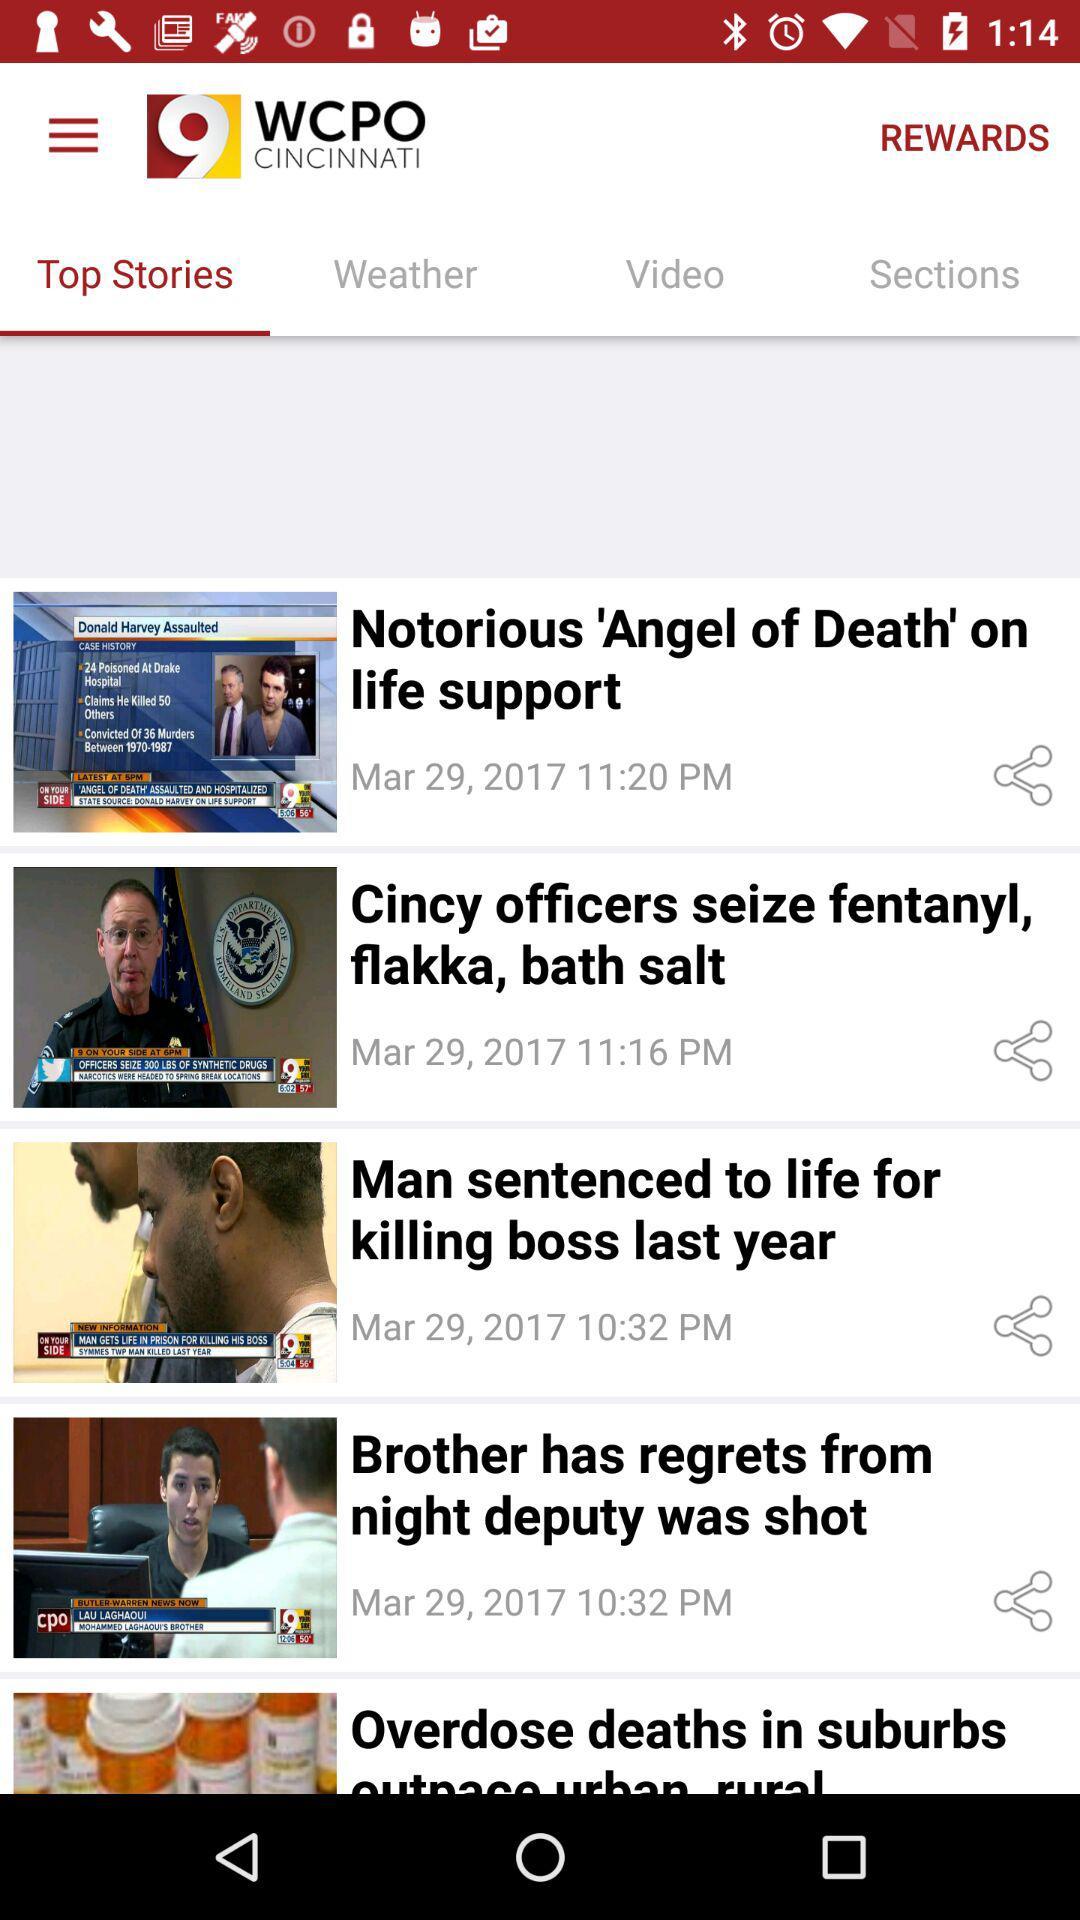  I want to click on open article, so click(174, 1742).